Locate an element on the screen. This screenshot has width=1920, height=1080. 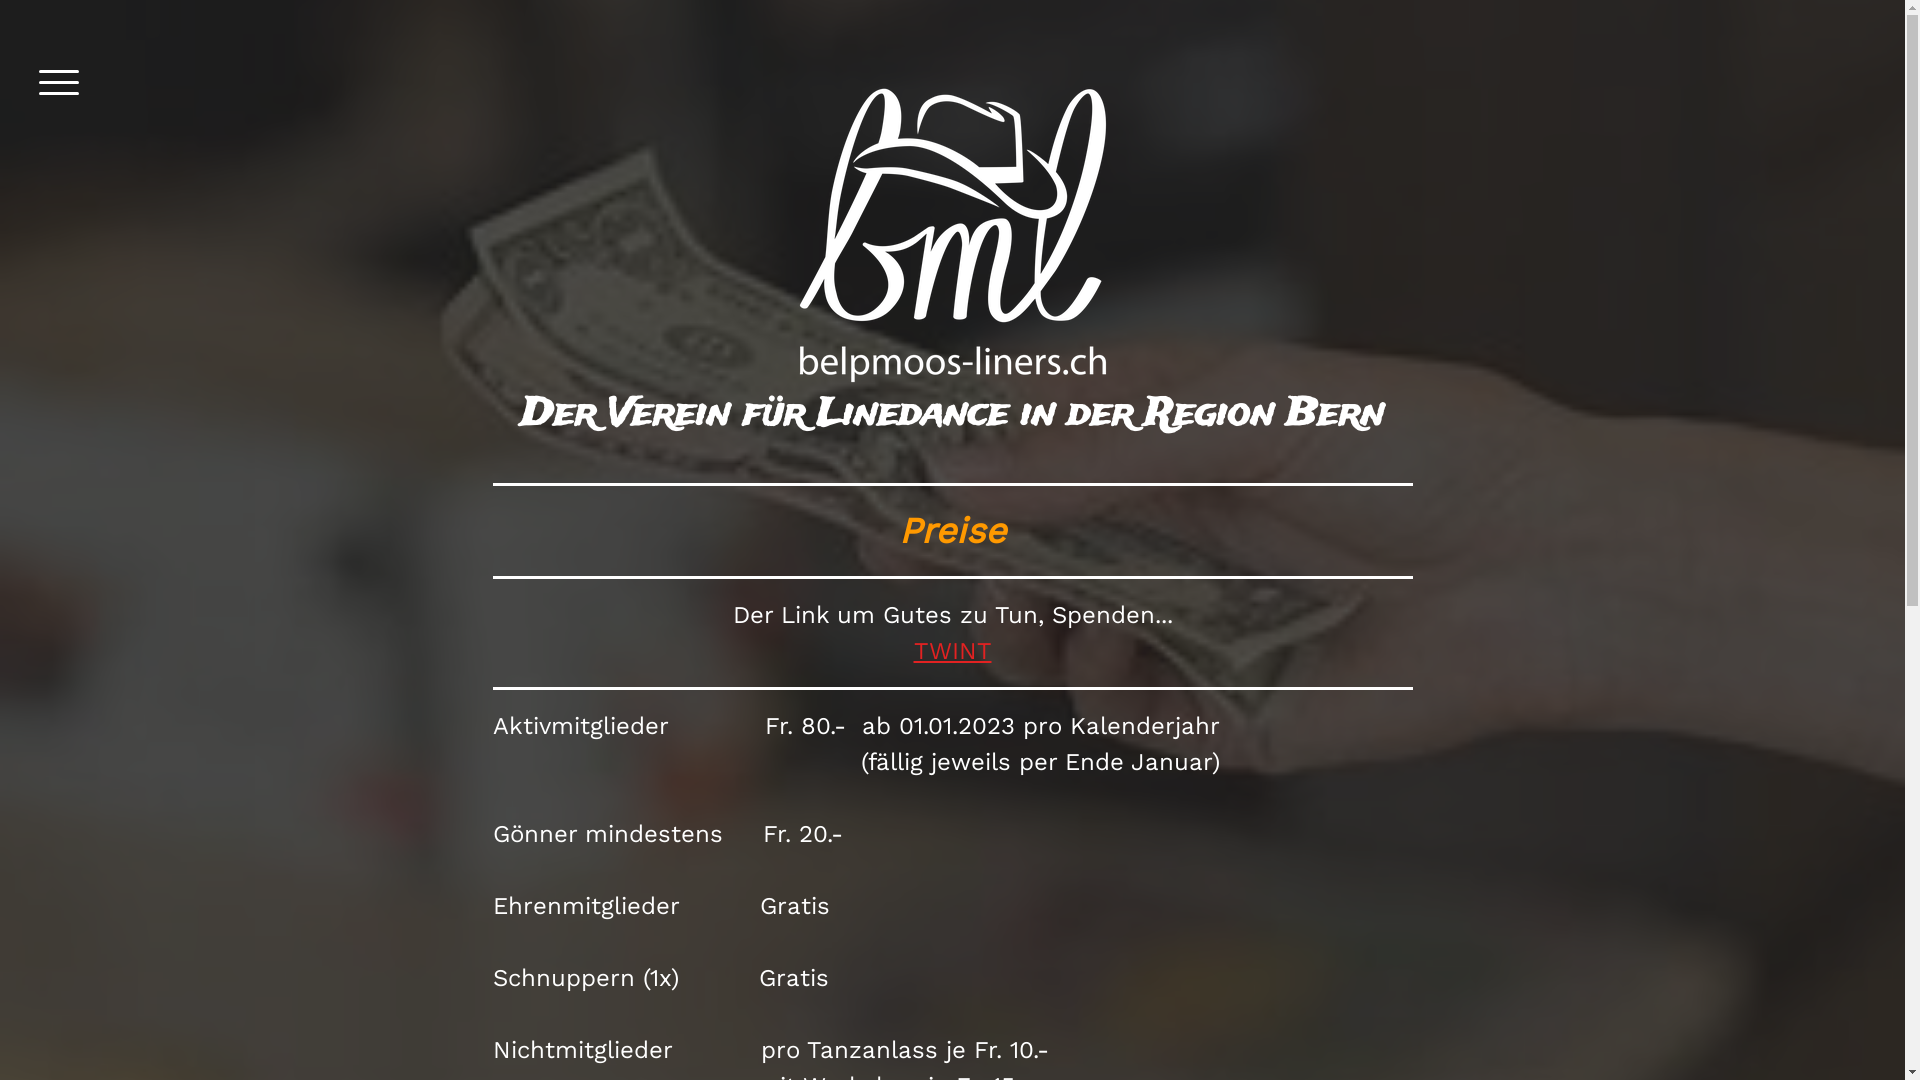
'TWINT' is located at coordinates (952, 651).